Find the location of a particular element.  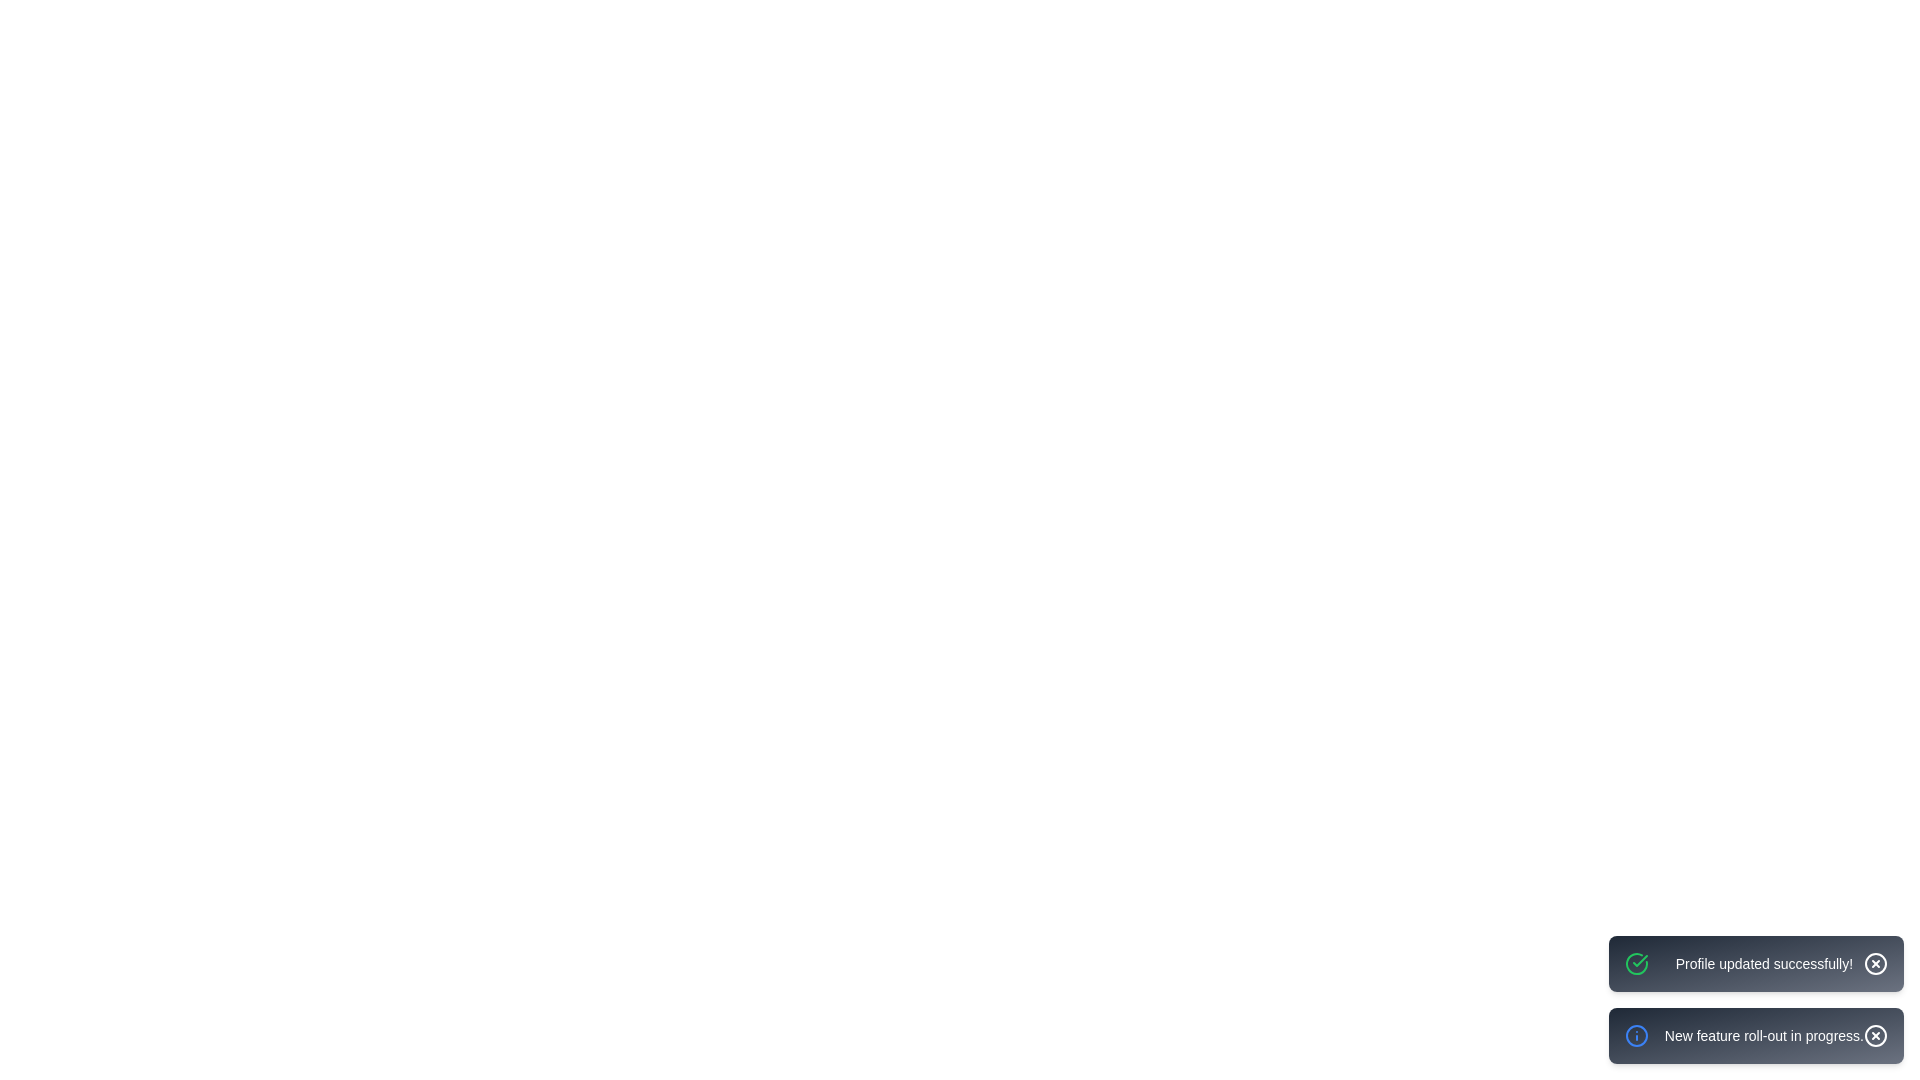

the close button of the notification to dismiss it is located at coordinates (1875, 963).